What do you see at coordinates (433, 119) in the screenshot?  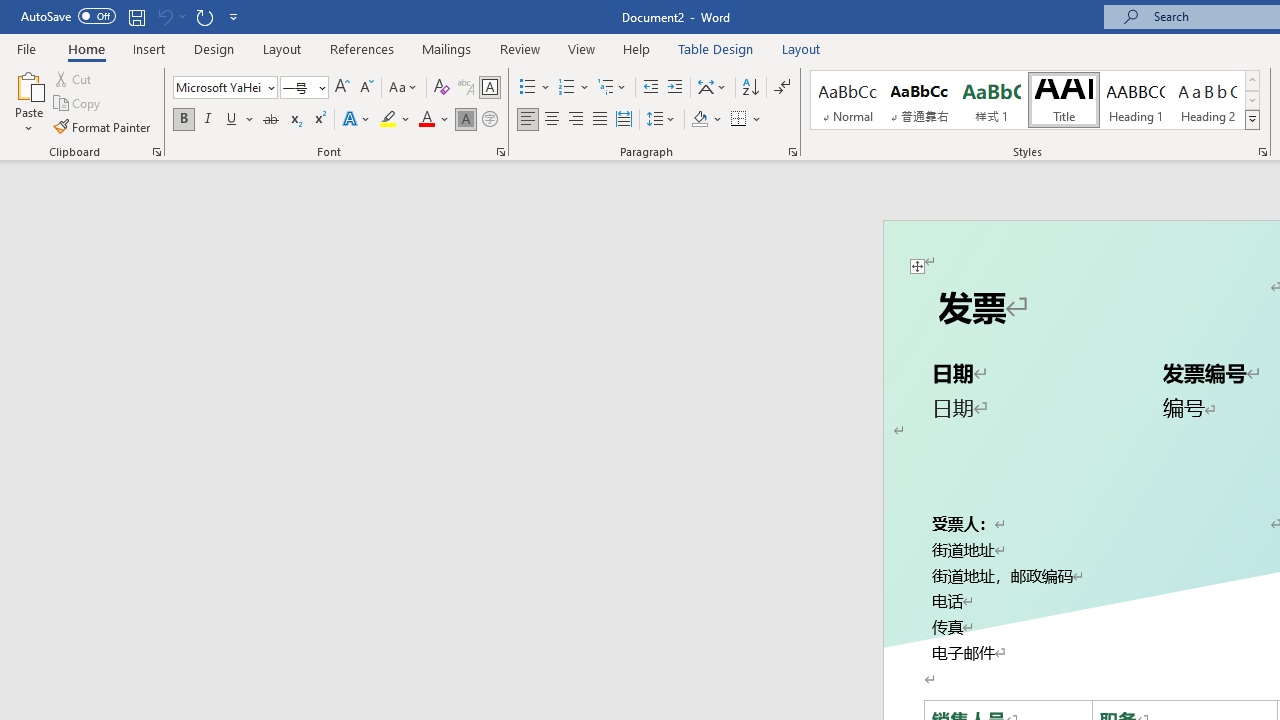 I see `'Font Color'` at bounding box center [433, 119].